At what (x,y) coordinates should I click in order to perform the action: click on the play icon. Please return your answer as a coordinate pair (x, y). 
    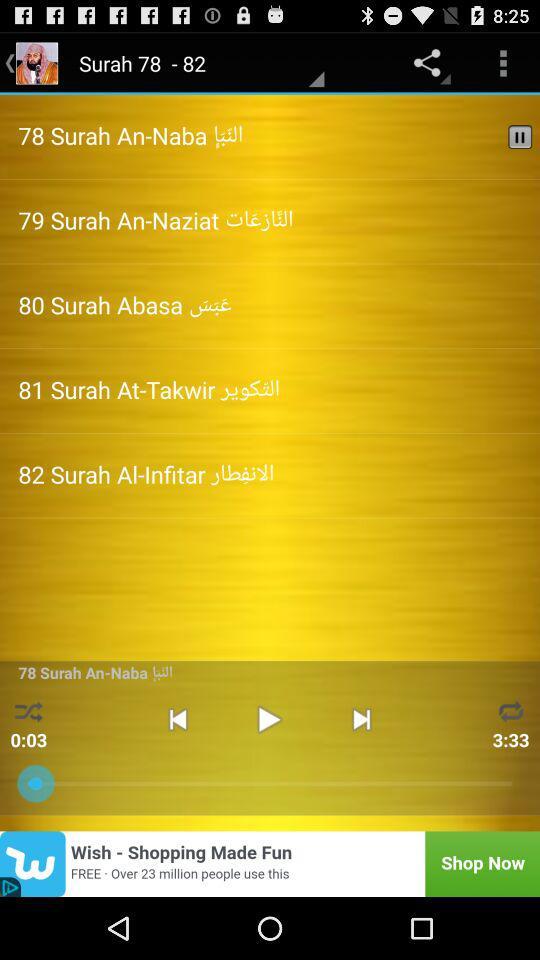
    Looking at the image, I should click on (269, 768).